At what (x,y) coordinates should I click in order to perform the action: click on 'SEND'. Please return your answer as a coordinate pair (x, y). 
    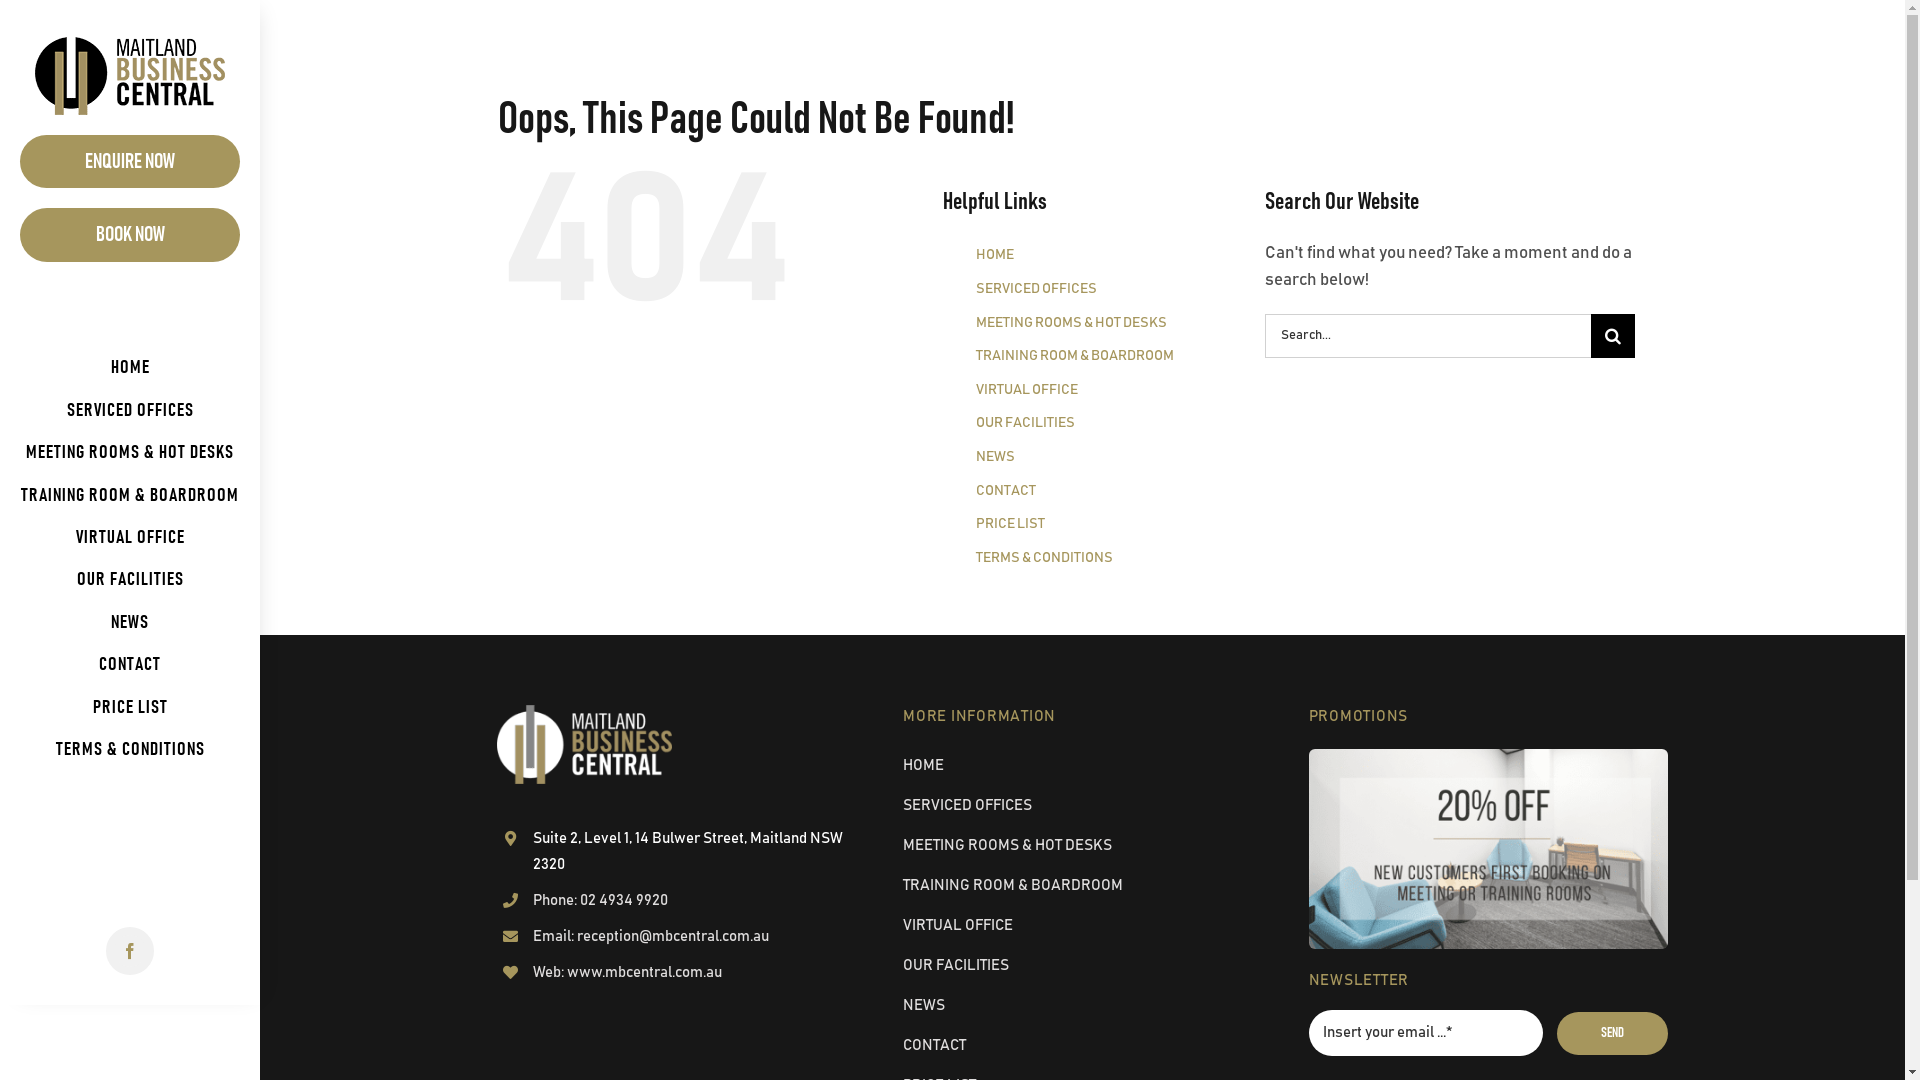
    Looking at the image, I should click on (1612, 1033).